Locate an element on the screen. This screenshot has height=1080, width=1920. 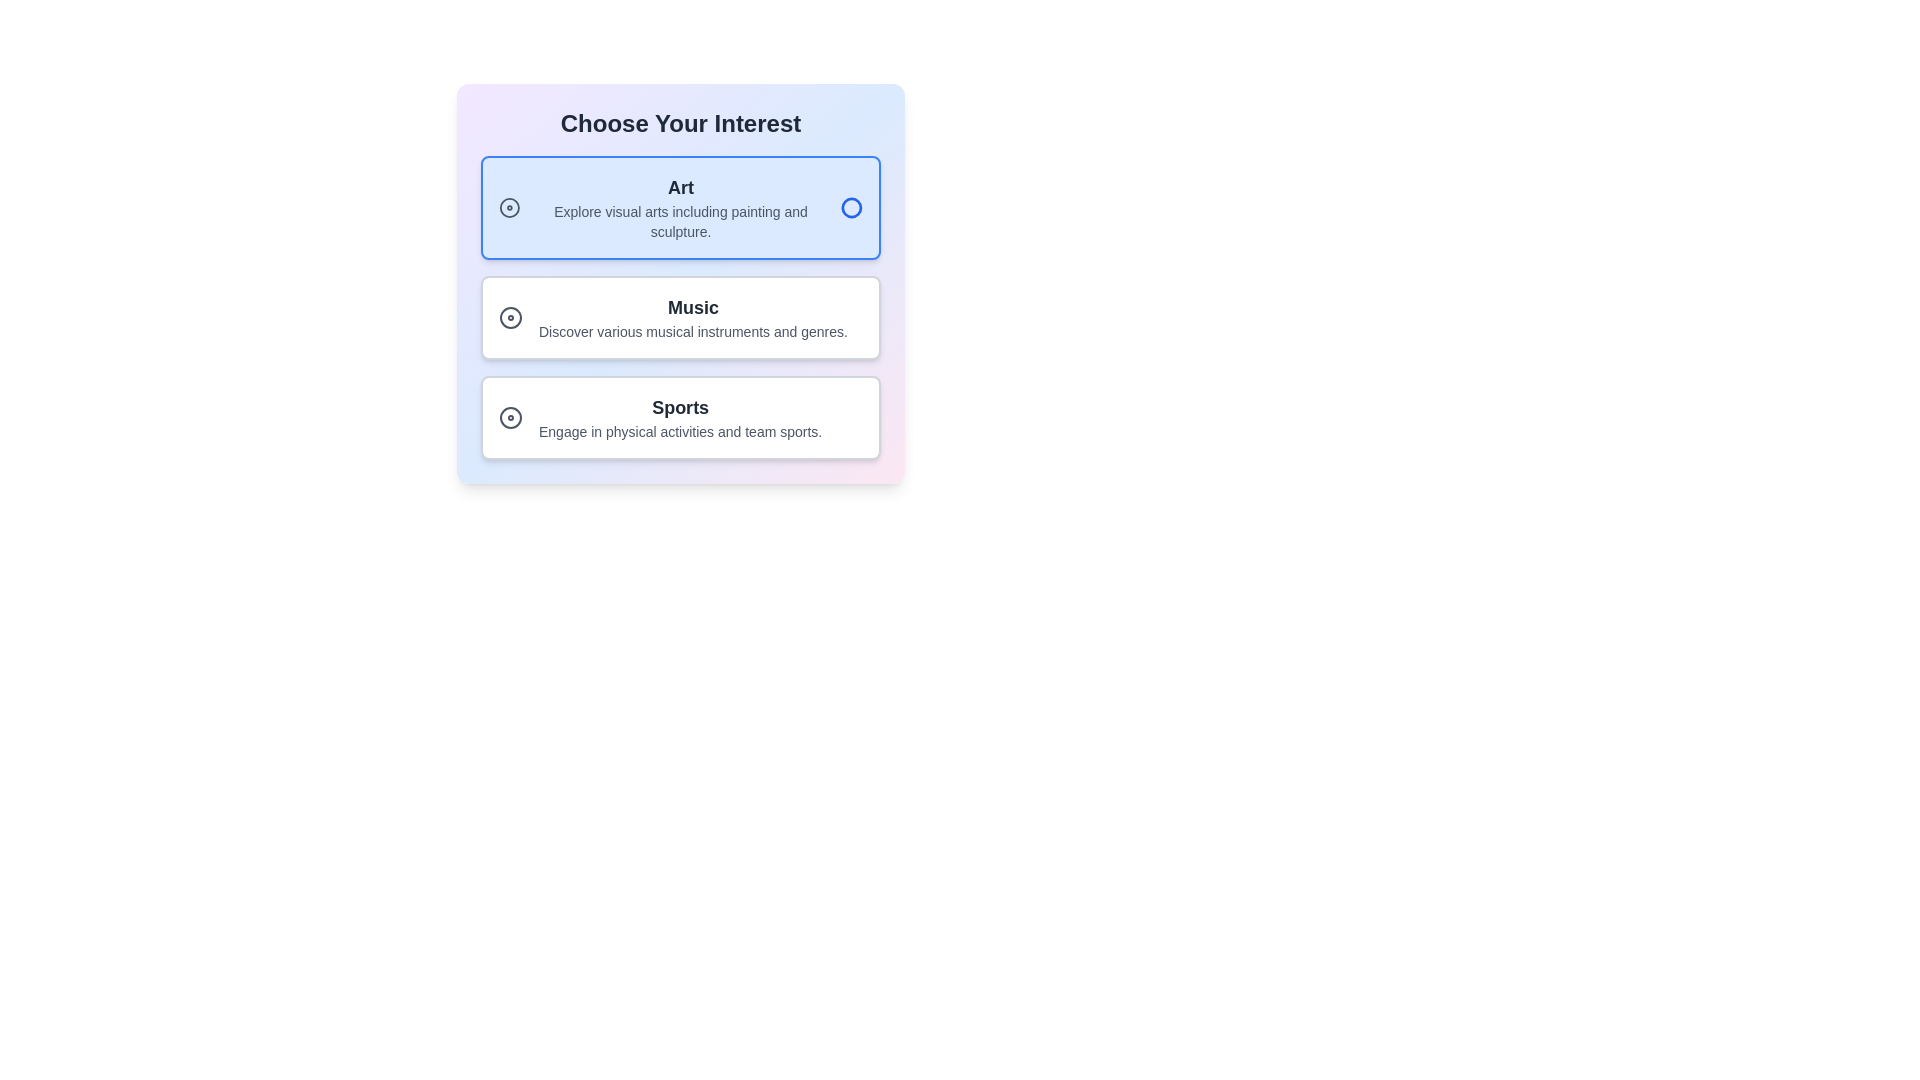
the SVG graphical element representing the 'Sports' option, which is located to the left of the text 'Sports' in a vertical list of options is located at coordinates (510, 416).